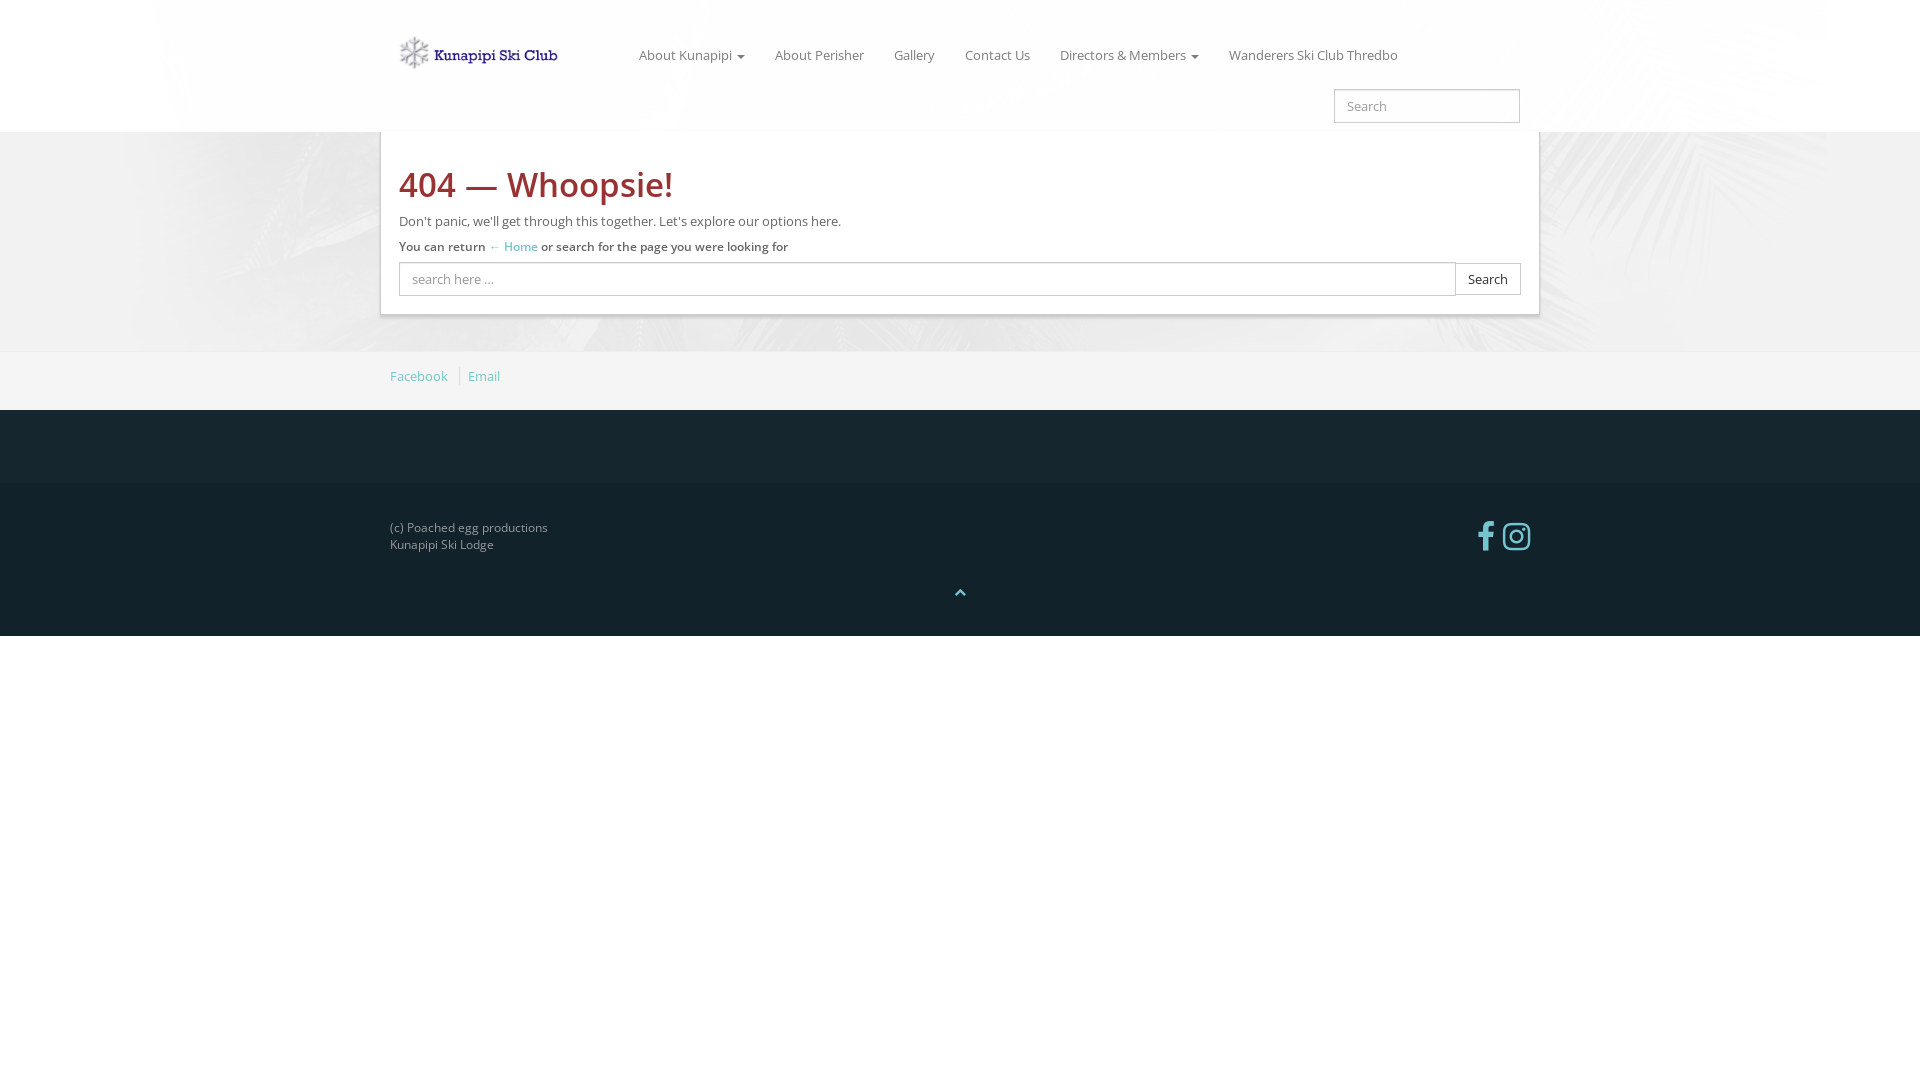 This screenshot has width=1920, height=1080. What do you see at coordinates (949, 53) in the screenshot?
I see `'Contact Us'` at bounding box center [949, 53].